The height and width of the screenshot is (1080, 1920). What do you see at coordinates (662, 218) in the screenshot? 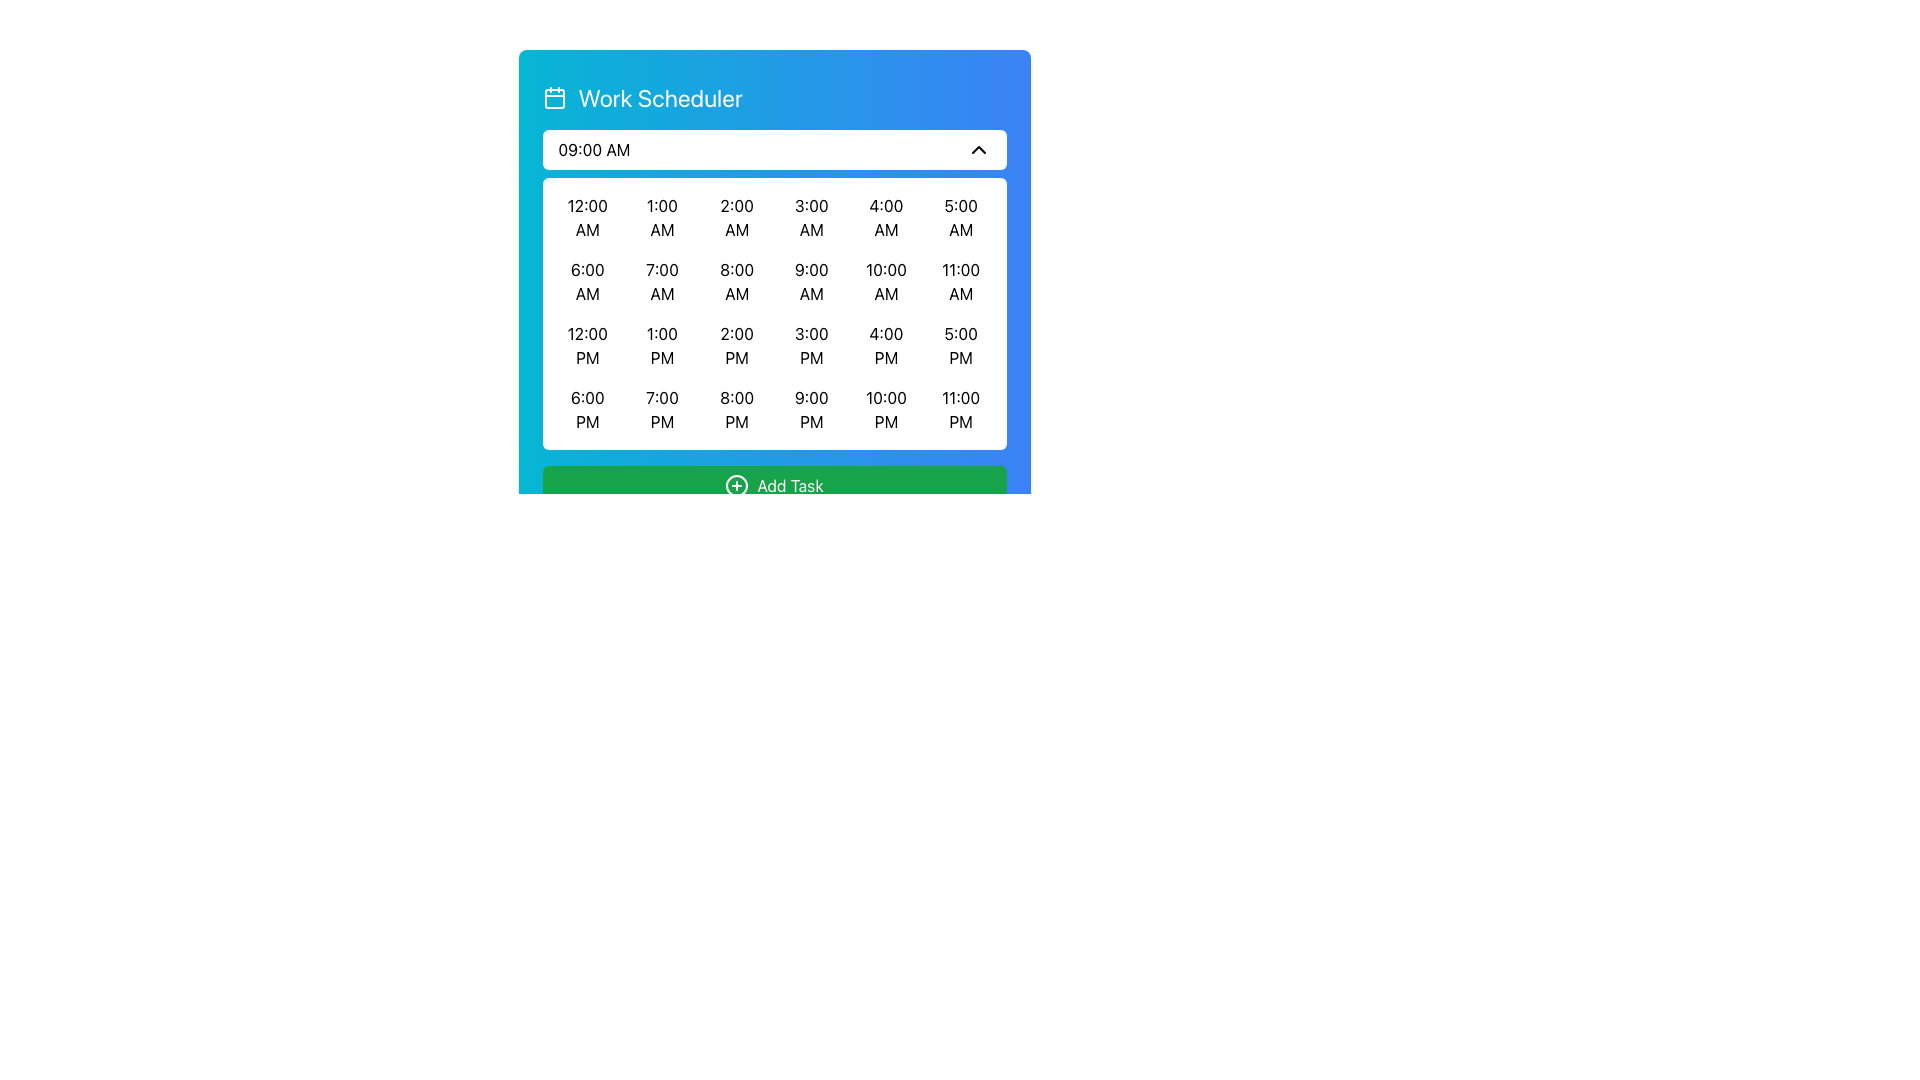
I see `the '1:00 AM' button, which is a small rectangular component with rounded corners in the schedule grid` at bounding box center [662, 218].